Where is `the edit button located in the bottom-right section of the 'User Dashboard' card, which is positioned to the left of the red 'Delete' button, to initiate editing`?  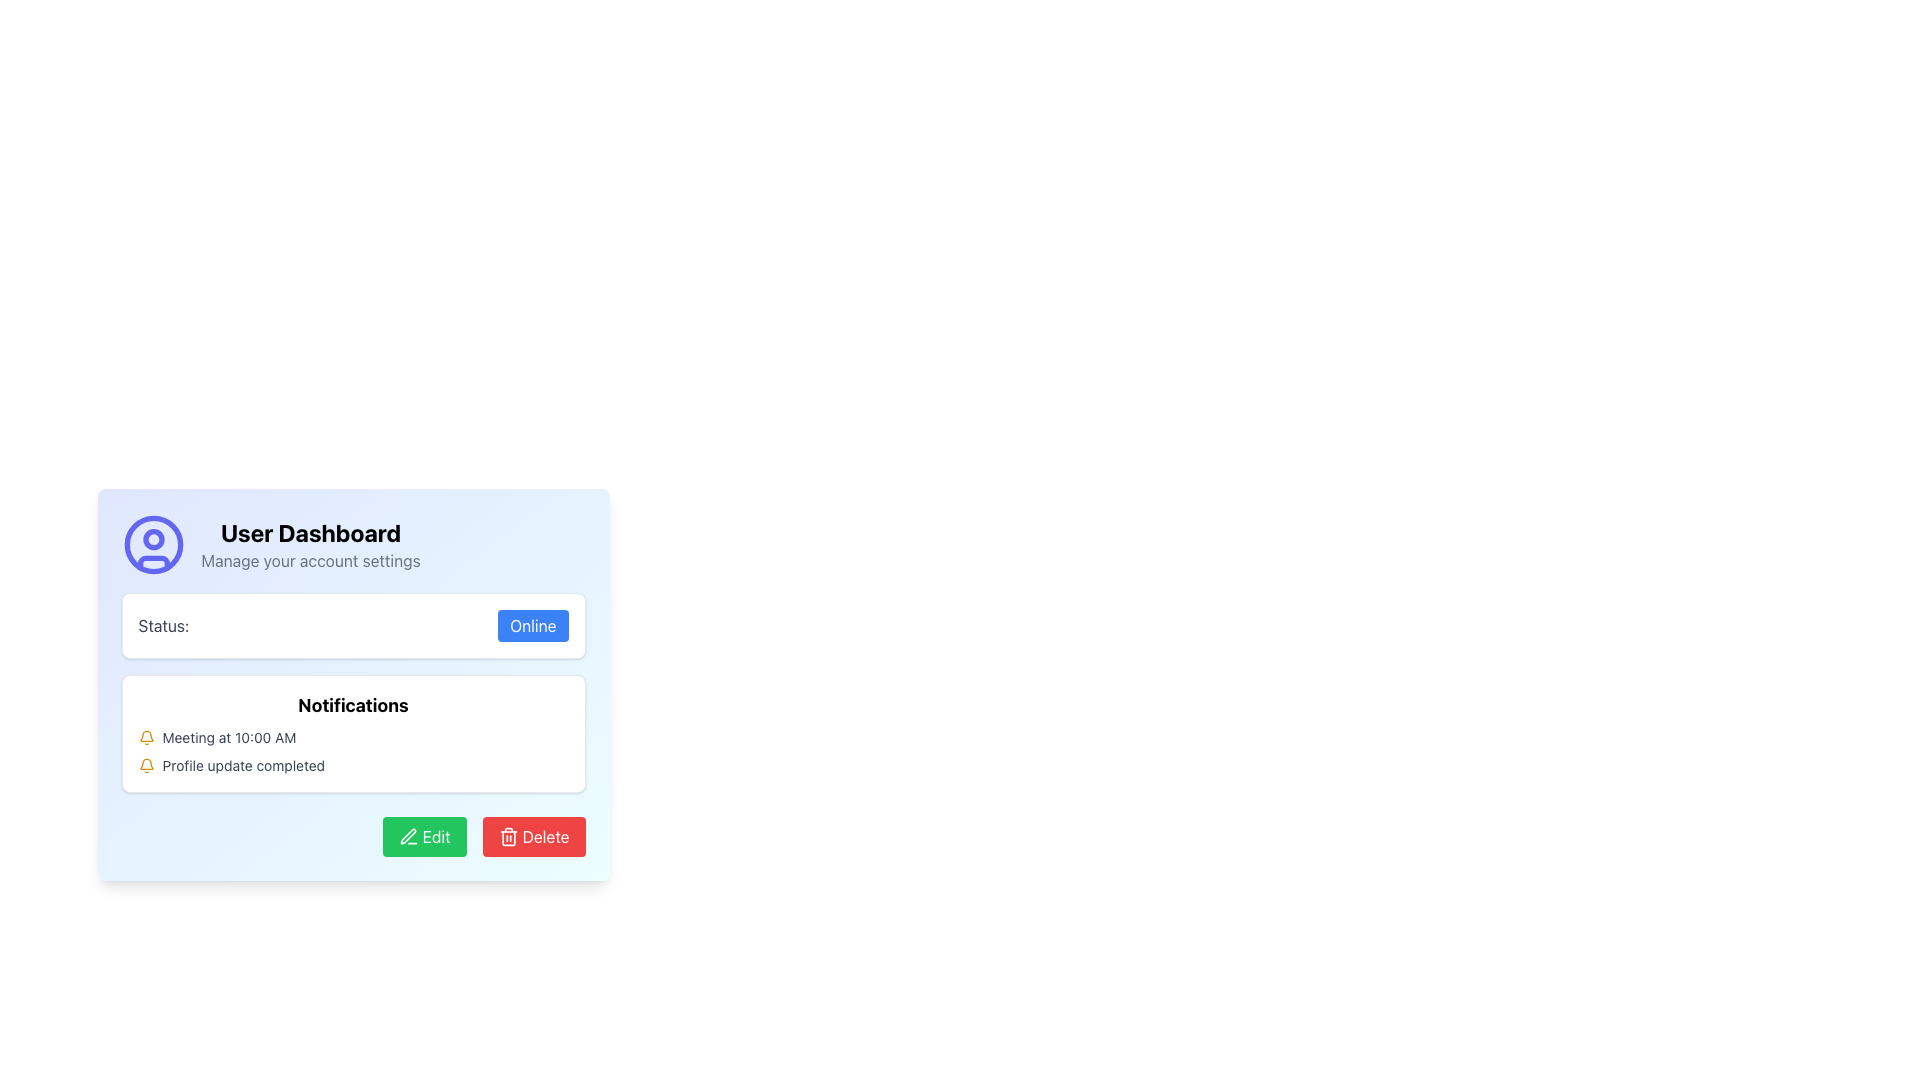 the edit button located in the bottom-right section of the 'User Dashboard' card, which is positioned to the left of the red 'Delete' button, to initiate editing is located at coordinates (423, 837).